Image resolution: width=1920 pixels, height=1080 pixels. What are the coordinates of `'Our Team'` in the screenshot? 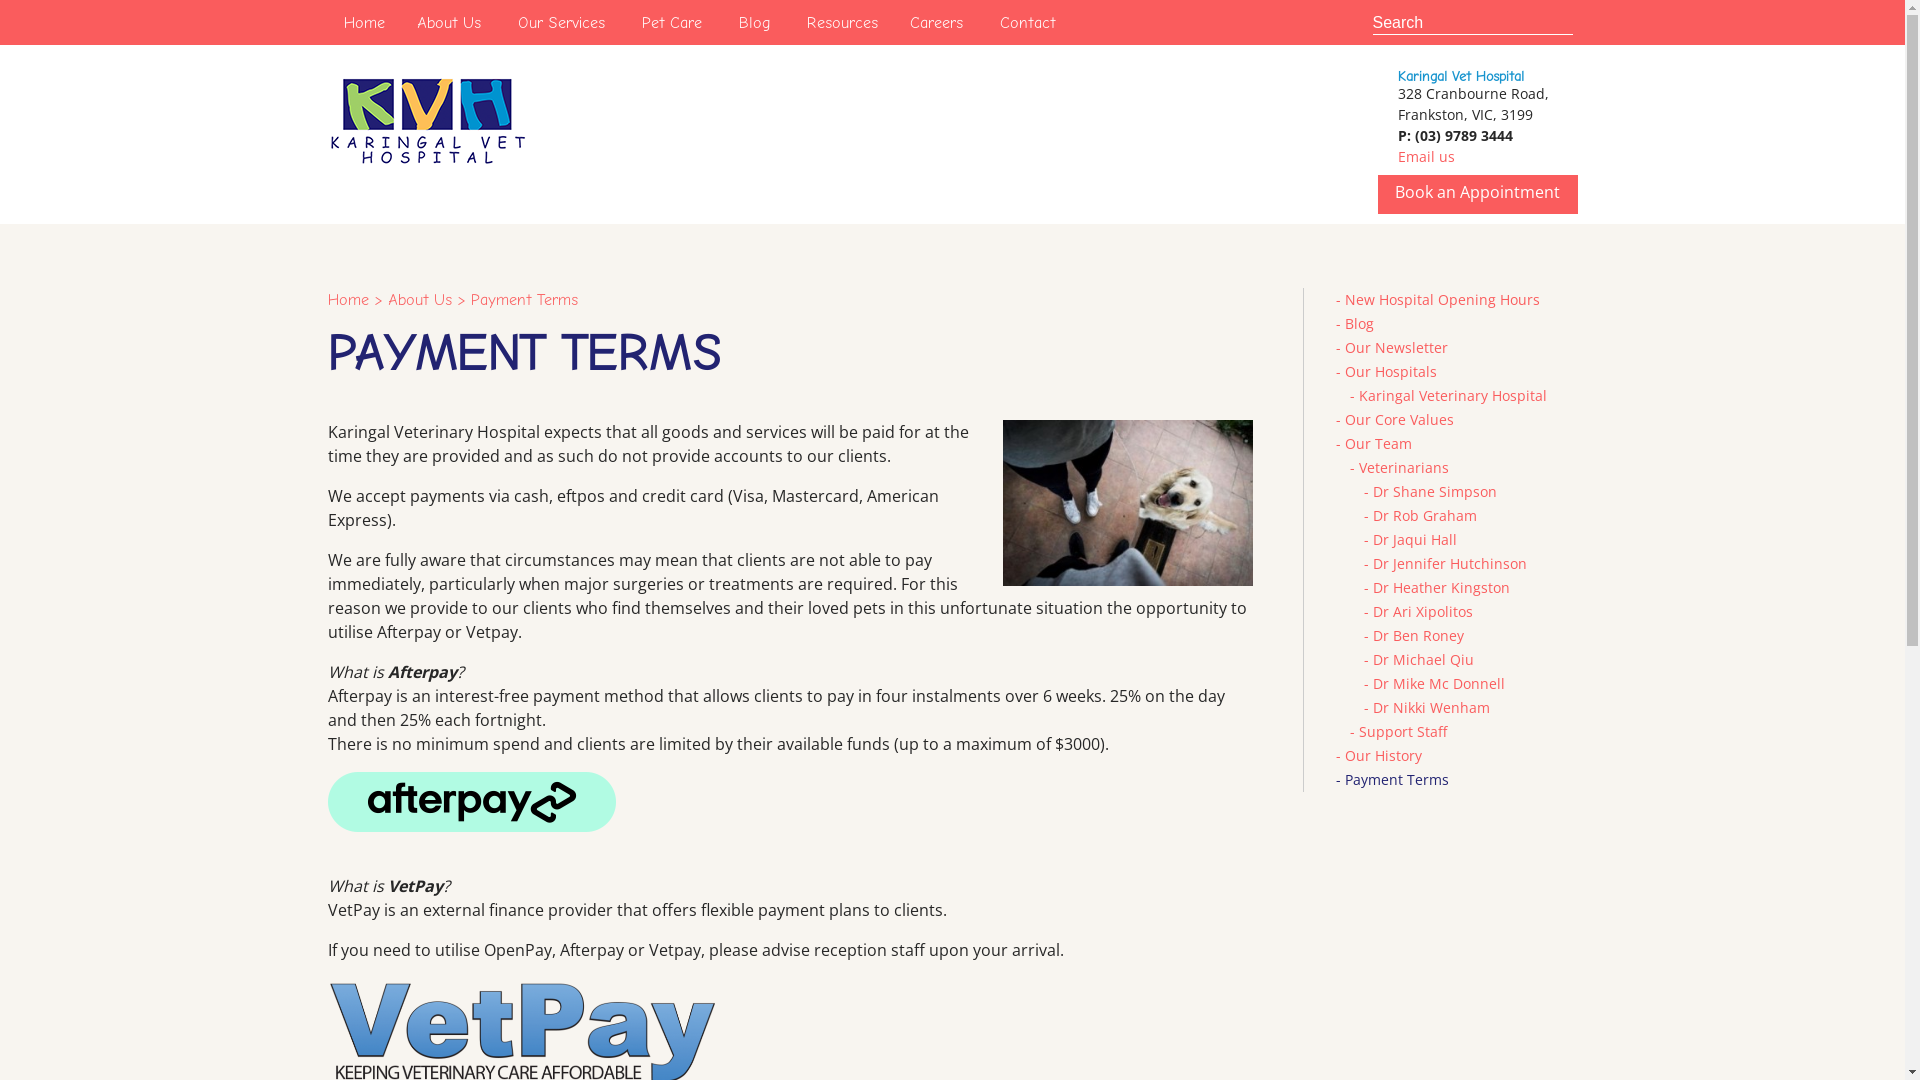 It's located at (1376, 442).